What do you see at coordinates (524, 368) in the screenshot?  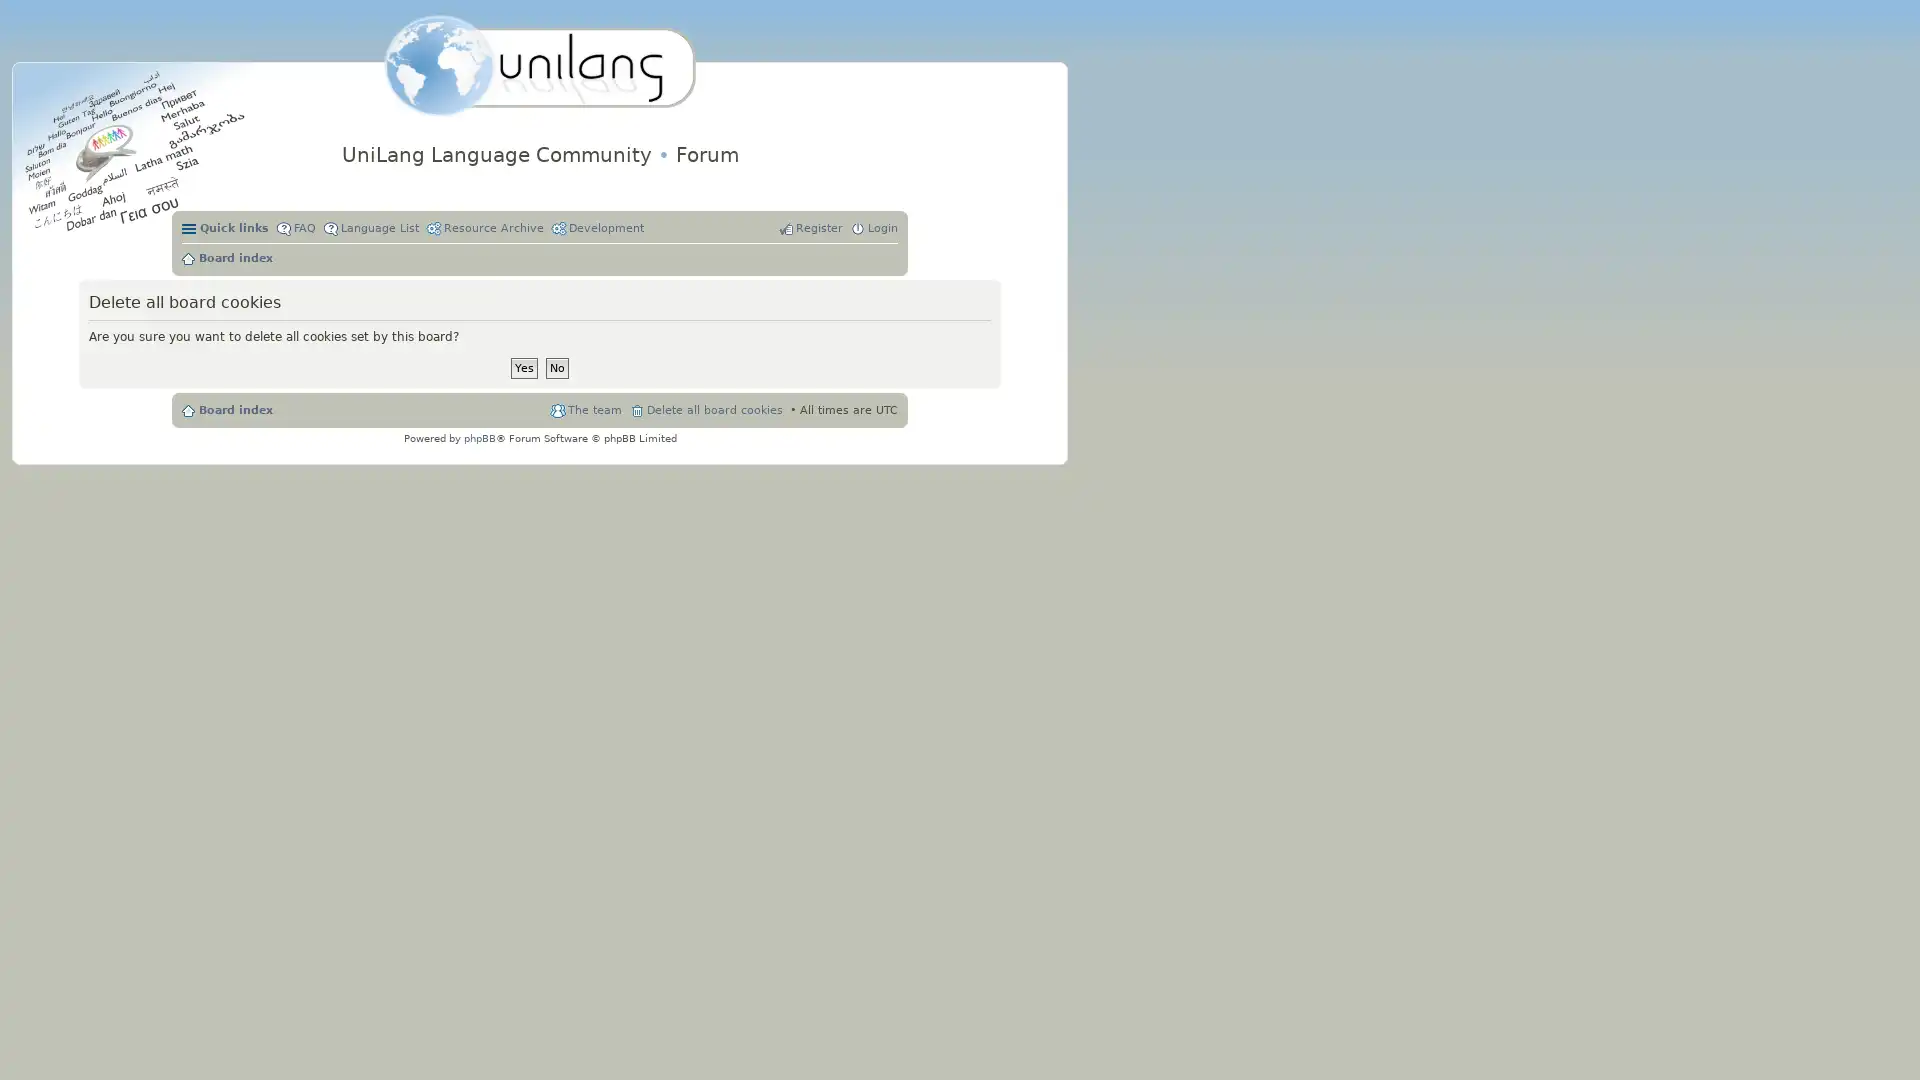 I see `Yes` at bounding box center [524, 368].